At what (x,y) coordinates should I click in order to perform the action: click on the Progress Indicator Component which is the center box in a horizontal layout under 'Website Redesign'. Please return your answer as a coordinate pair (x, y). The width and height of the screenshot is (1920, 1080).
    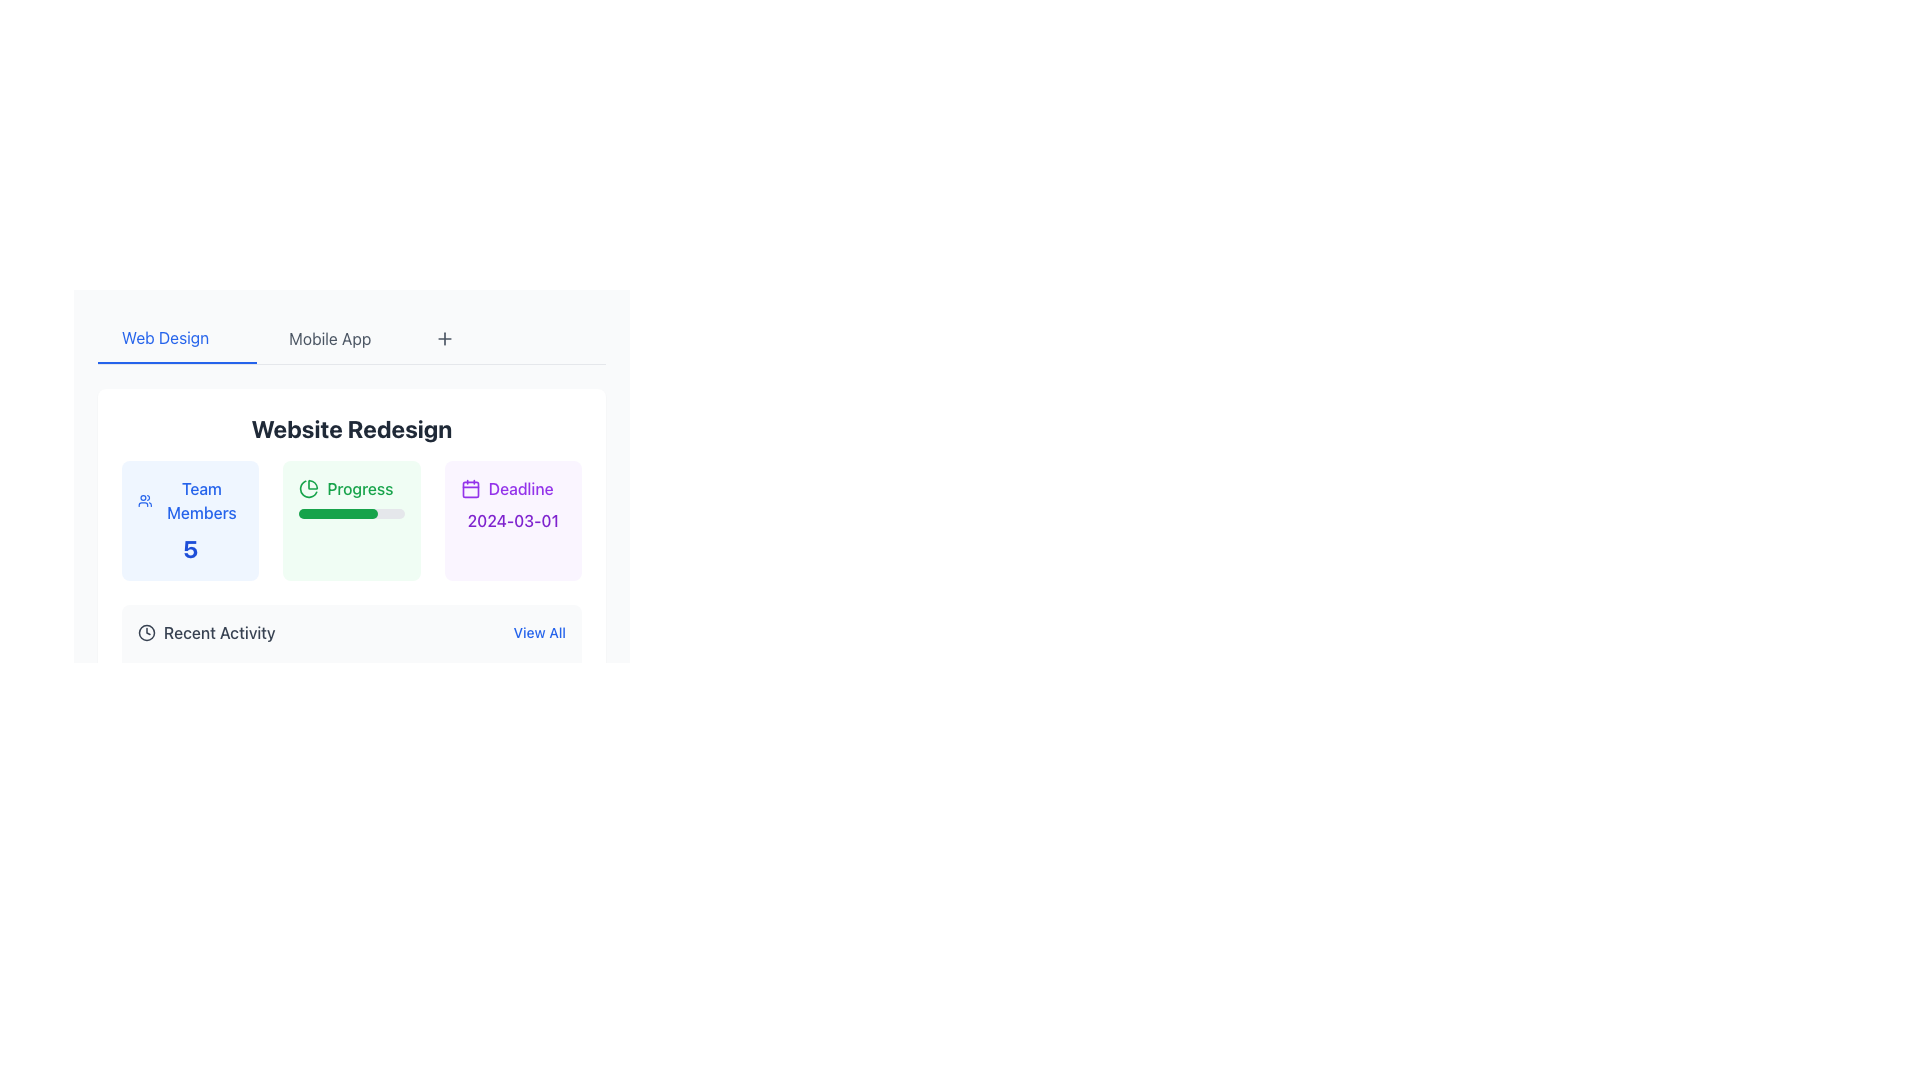
    Looking at the image, I should click on (351, 573).